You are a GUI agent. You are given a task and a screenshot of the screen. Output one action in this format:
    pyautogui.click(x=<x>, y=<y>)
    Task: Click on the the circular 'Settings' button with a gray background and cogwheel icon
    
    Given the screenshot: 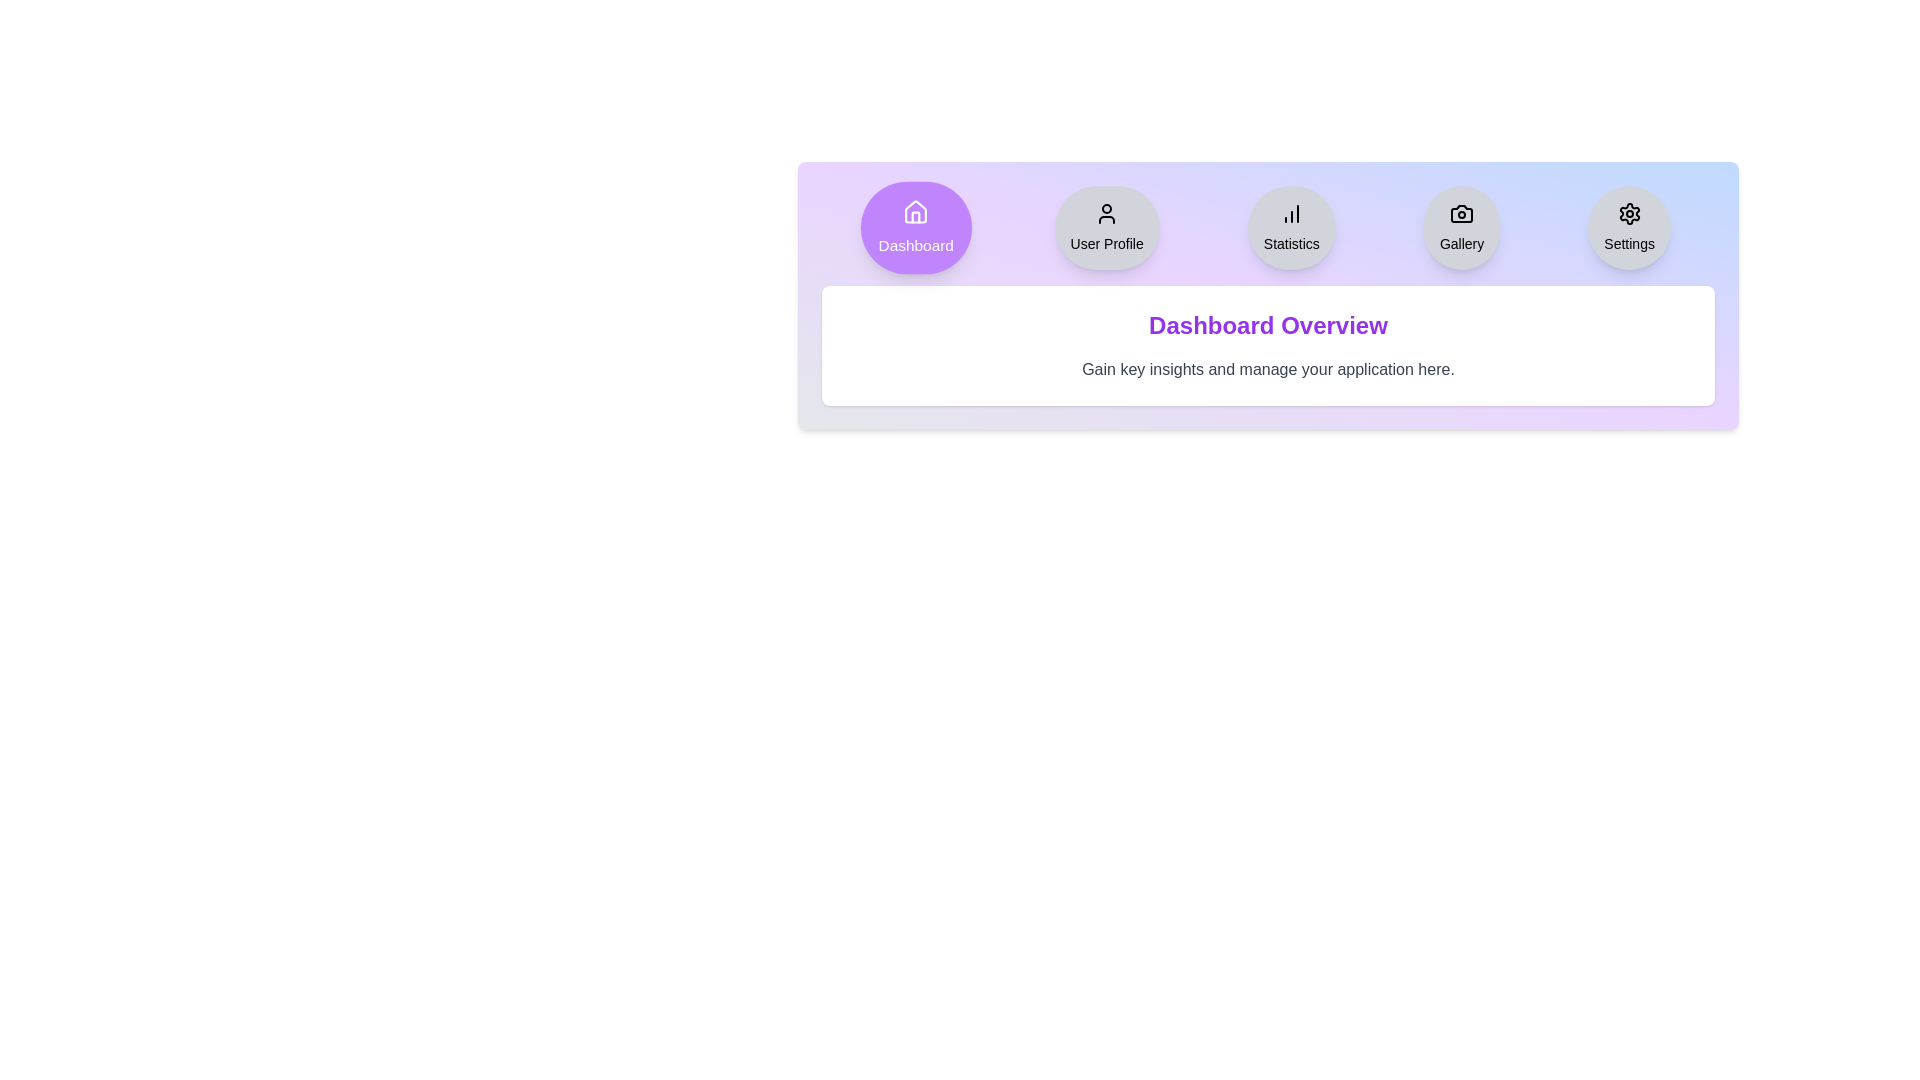 What is the action you would take?
    pyautogui.click(x=1629, y=226)
    